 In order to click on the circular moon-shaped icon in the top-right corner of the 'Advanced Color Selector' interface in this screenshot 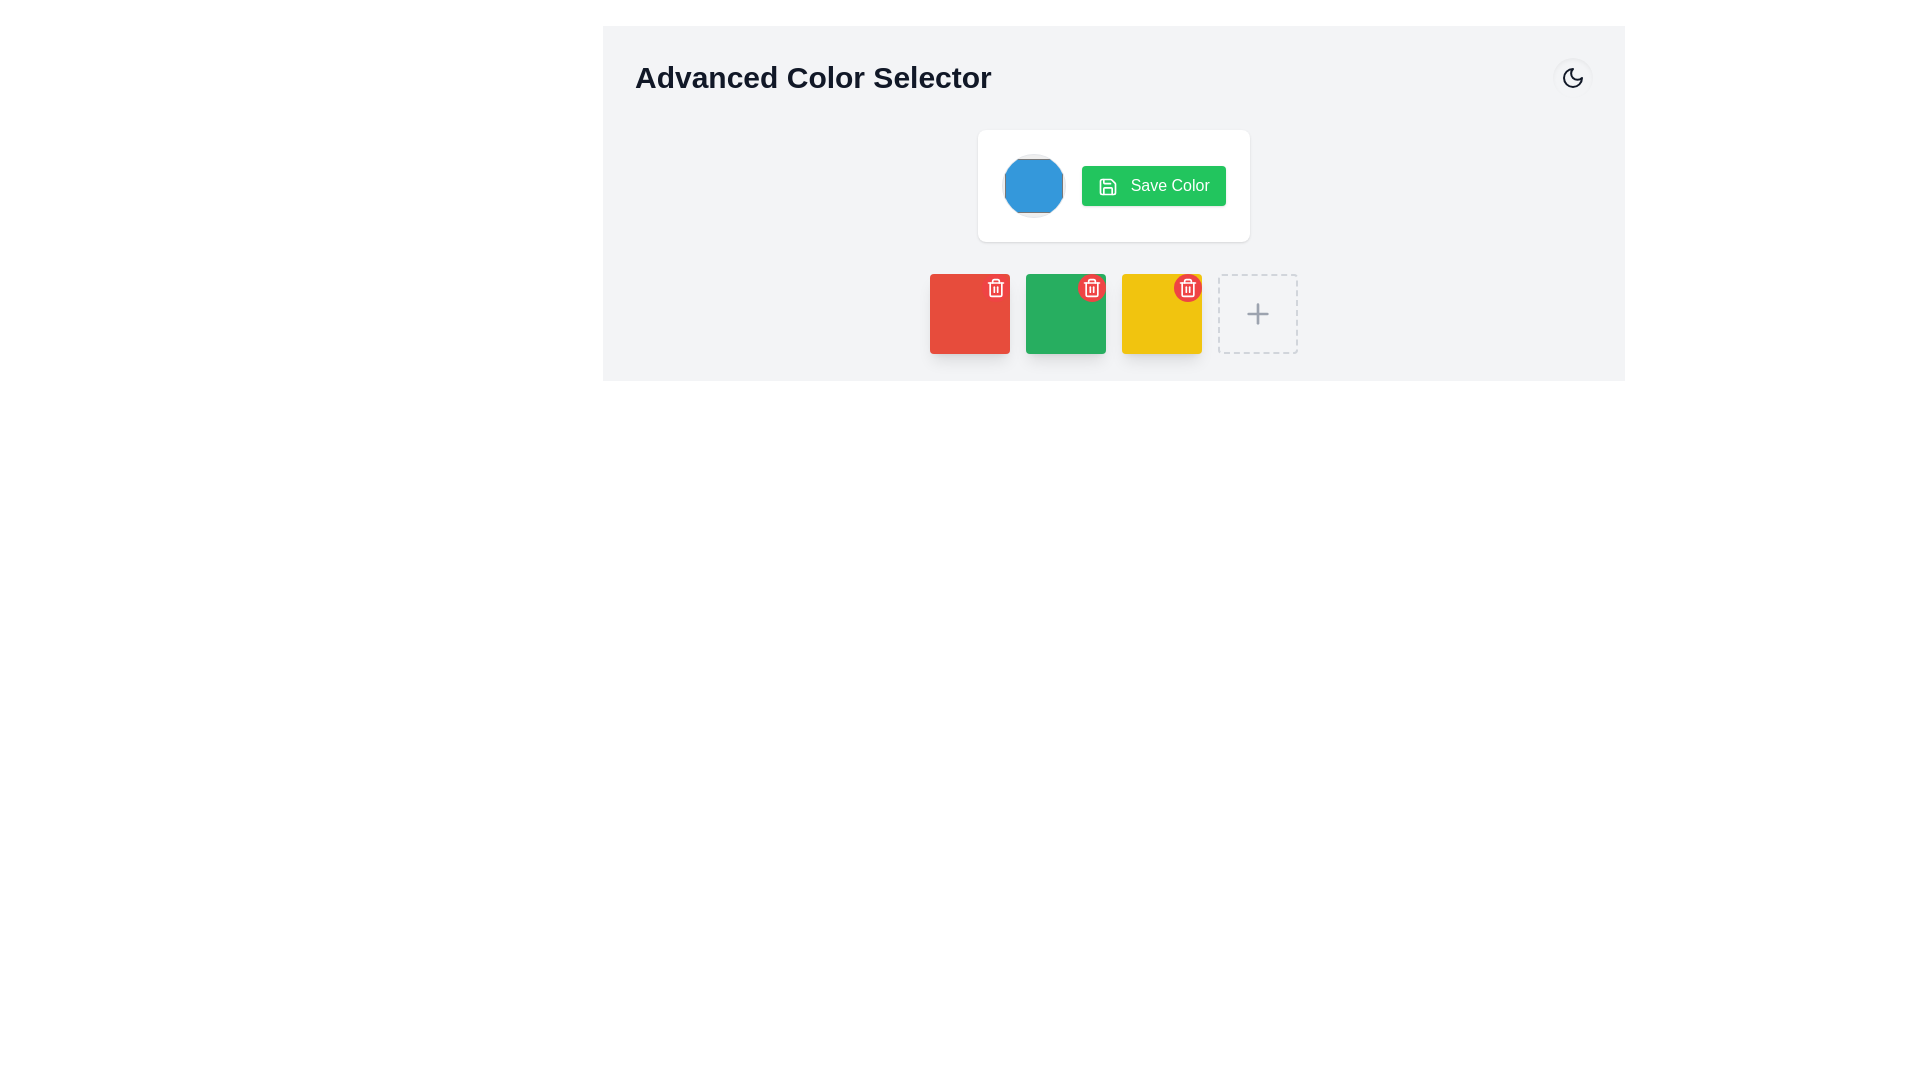, I will do `click(1572, 76)`.